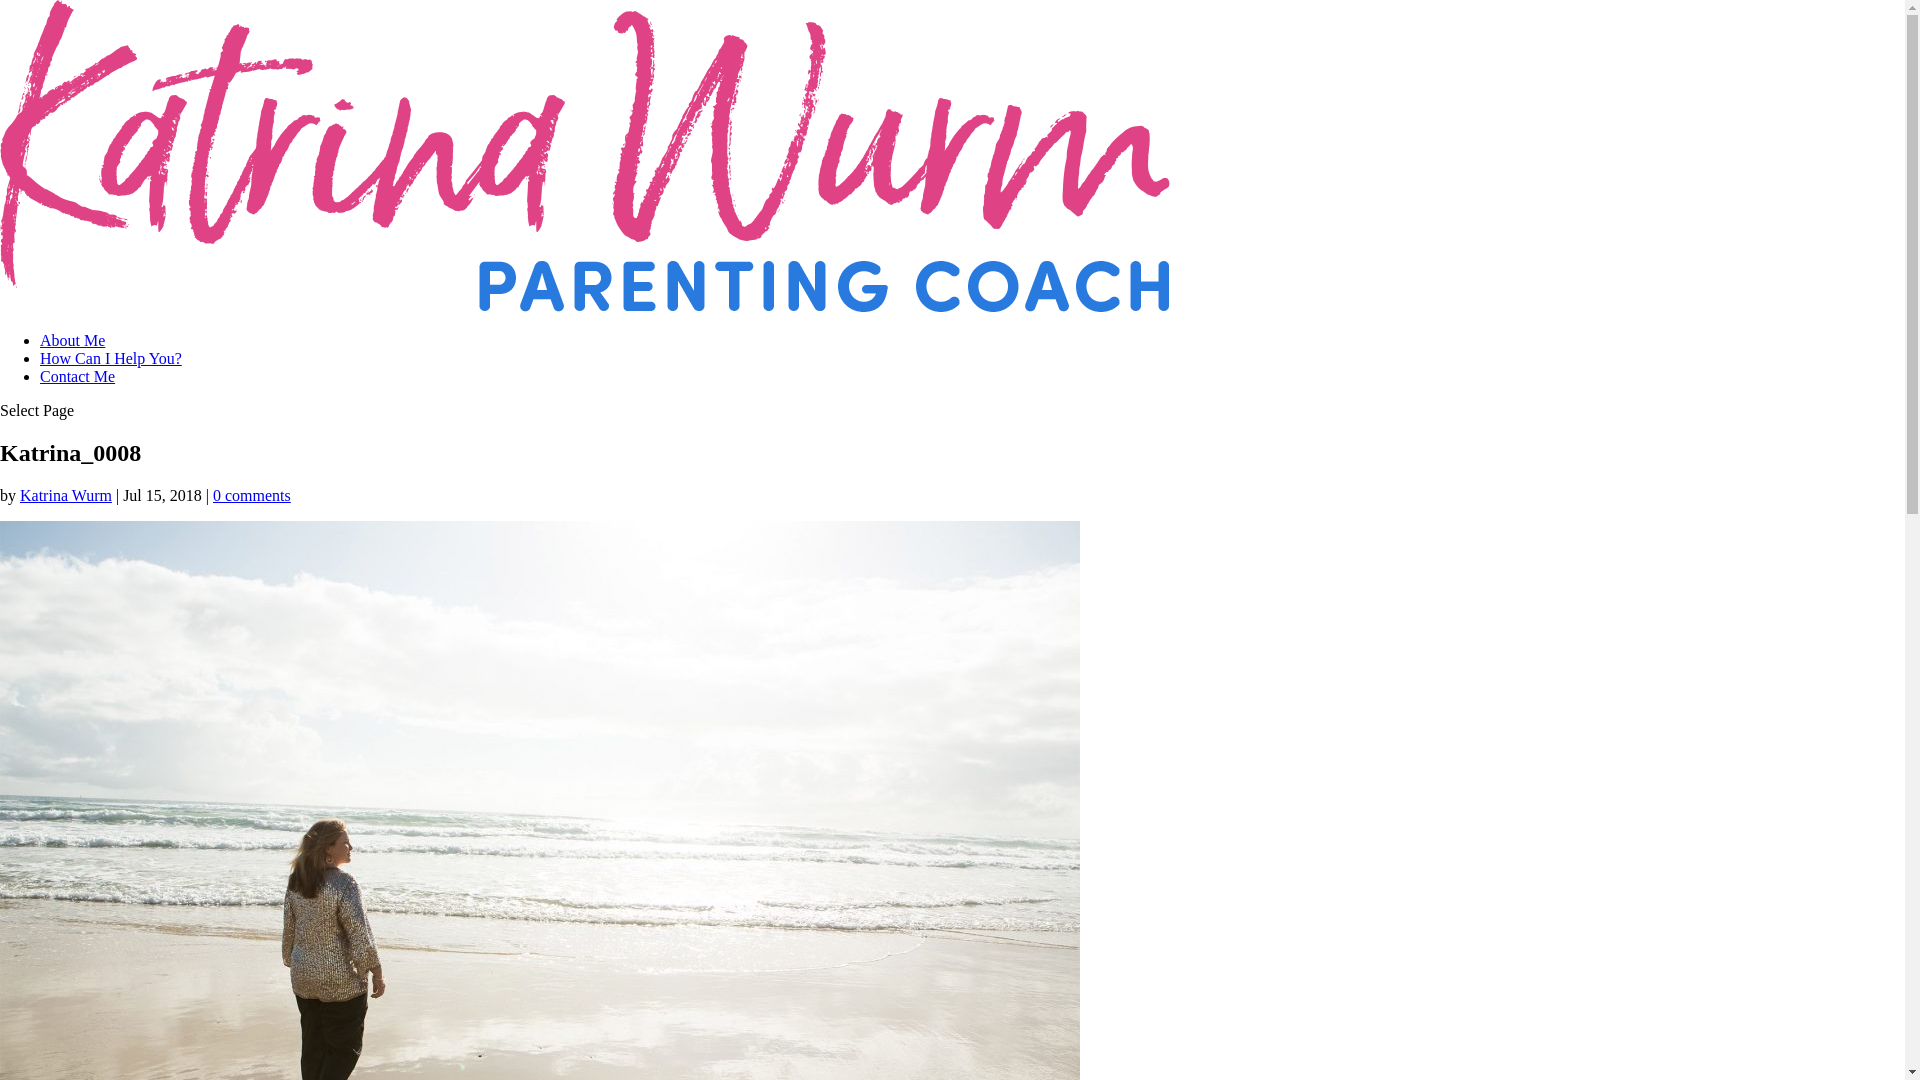 This screenshot has height=1080, width=1920. I want to click on 'About Me', so click(39, 339).